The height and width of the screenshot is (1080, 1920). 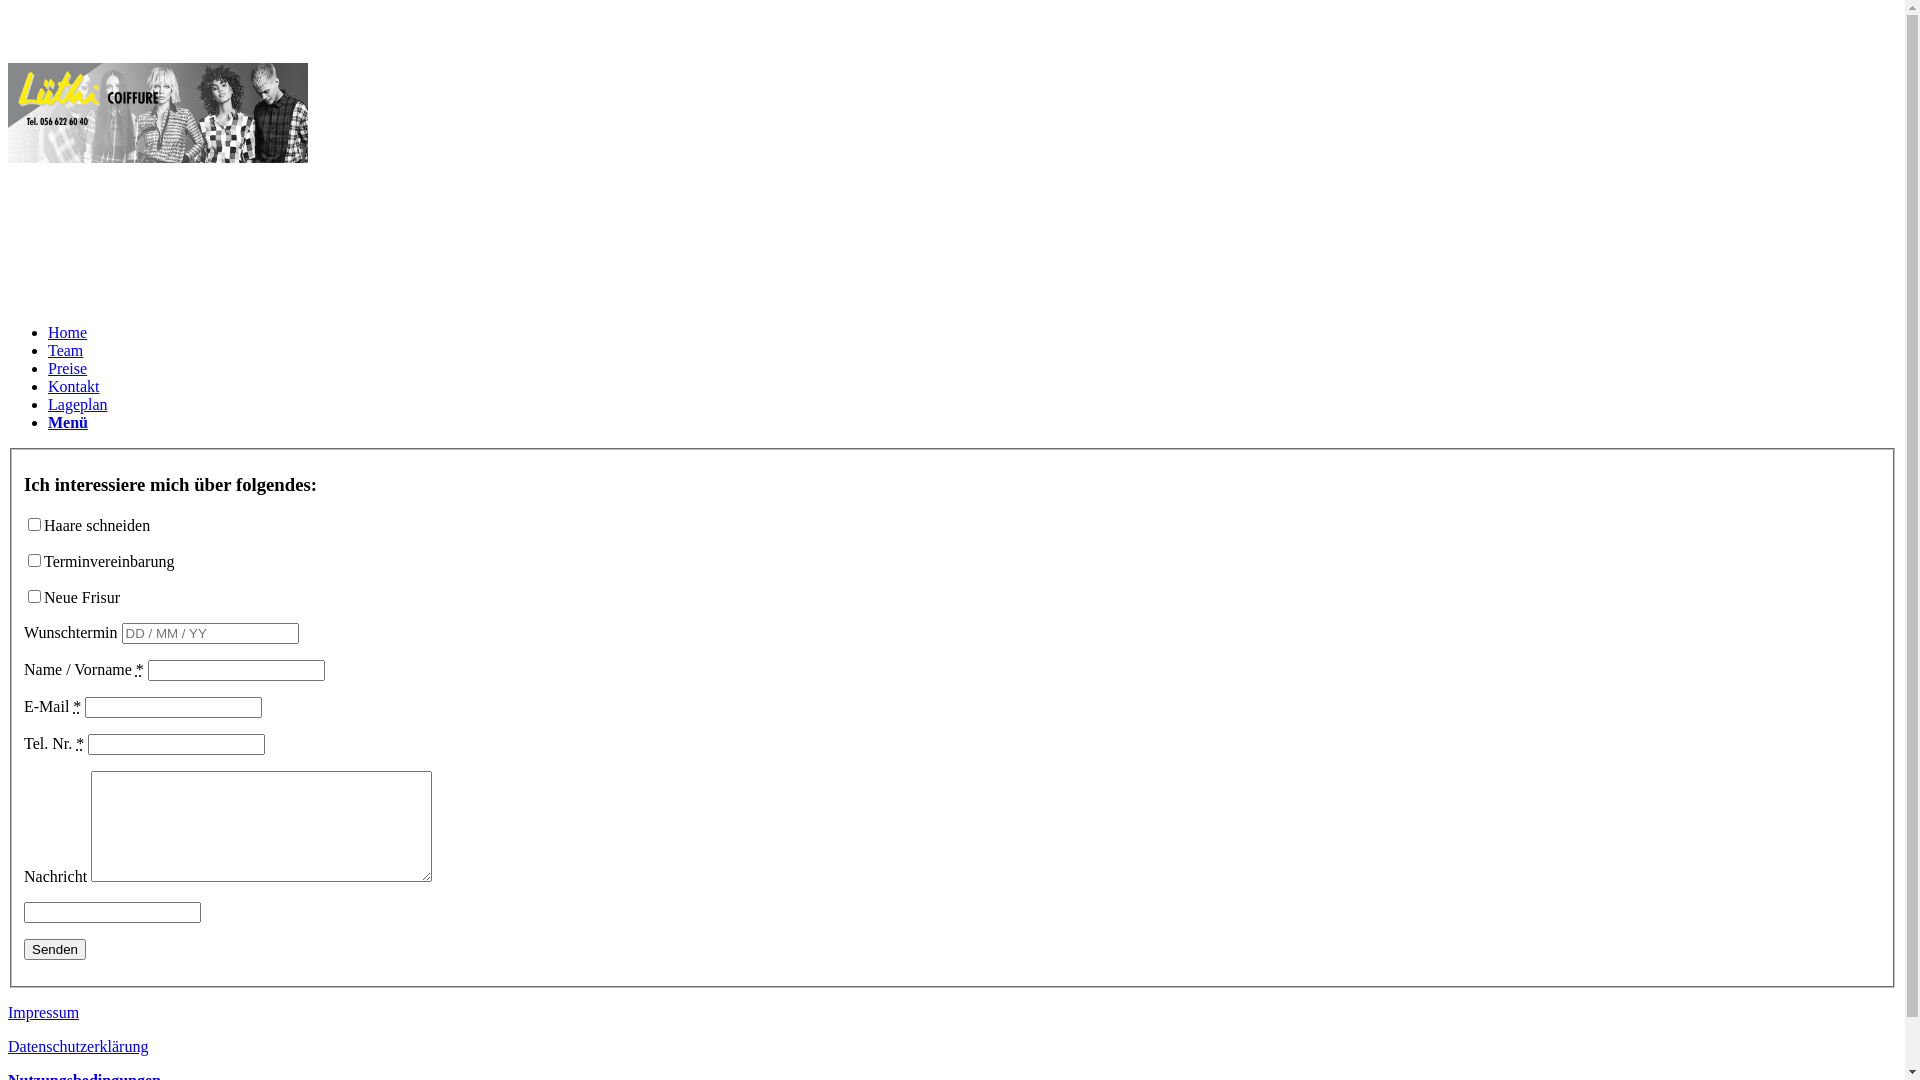 I want to click on 'Impressum', so click(x=43, y=1012).